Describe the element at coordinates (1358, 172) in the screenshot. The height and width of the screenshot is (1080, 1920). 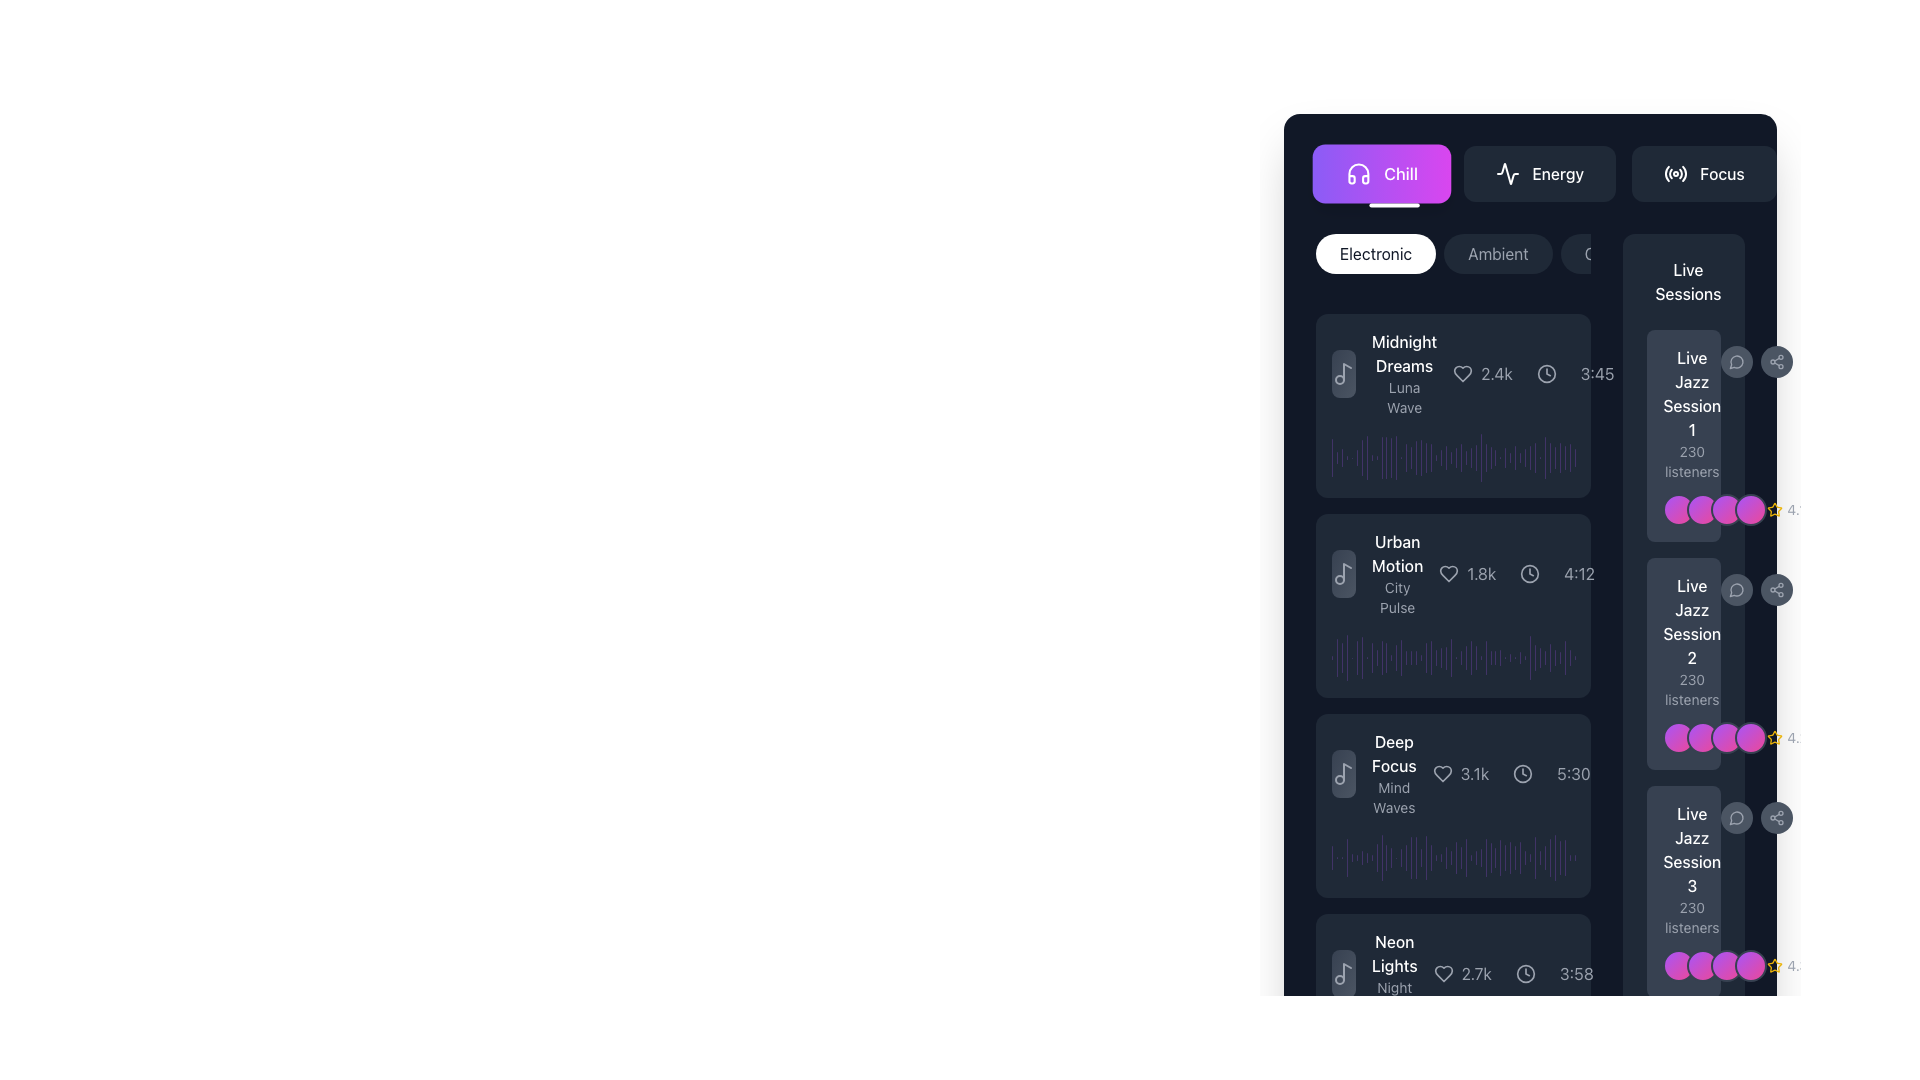
I see `the purple headphones icon located in the 'Chill' tab at the top section of the user interface` at that location.